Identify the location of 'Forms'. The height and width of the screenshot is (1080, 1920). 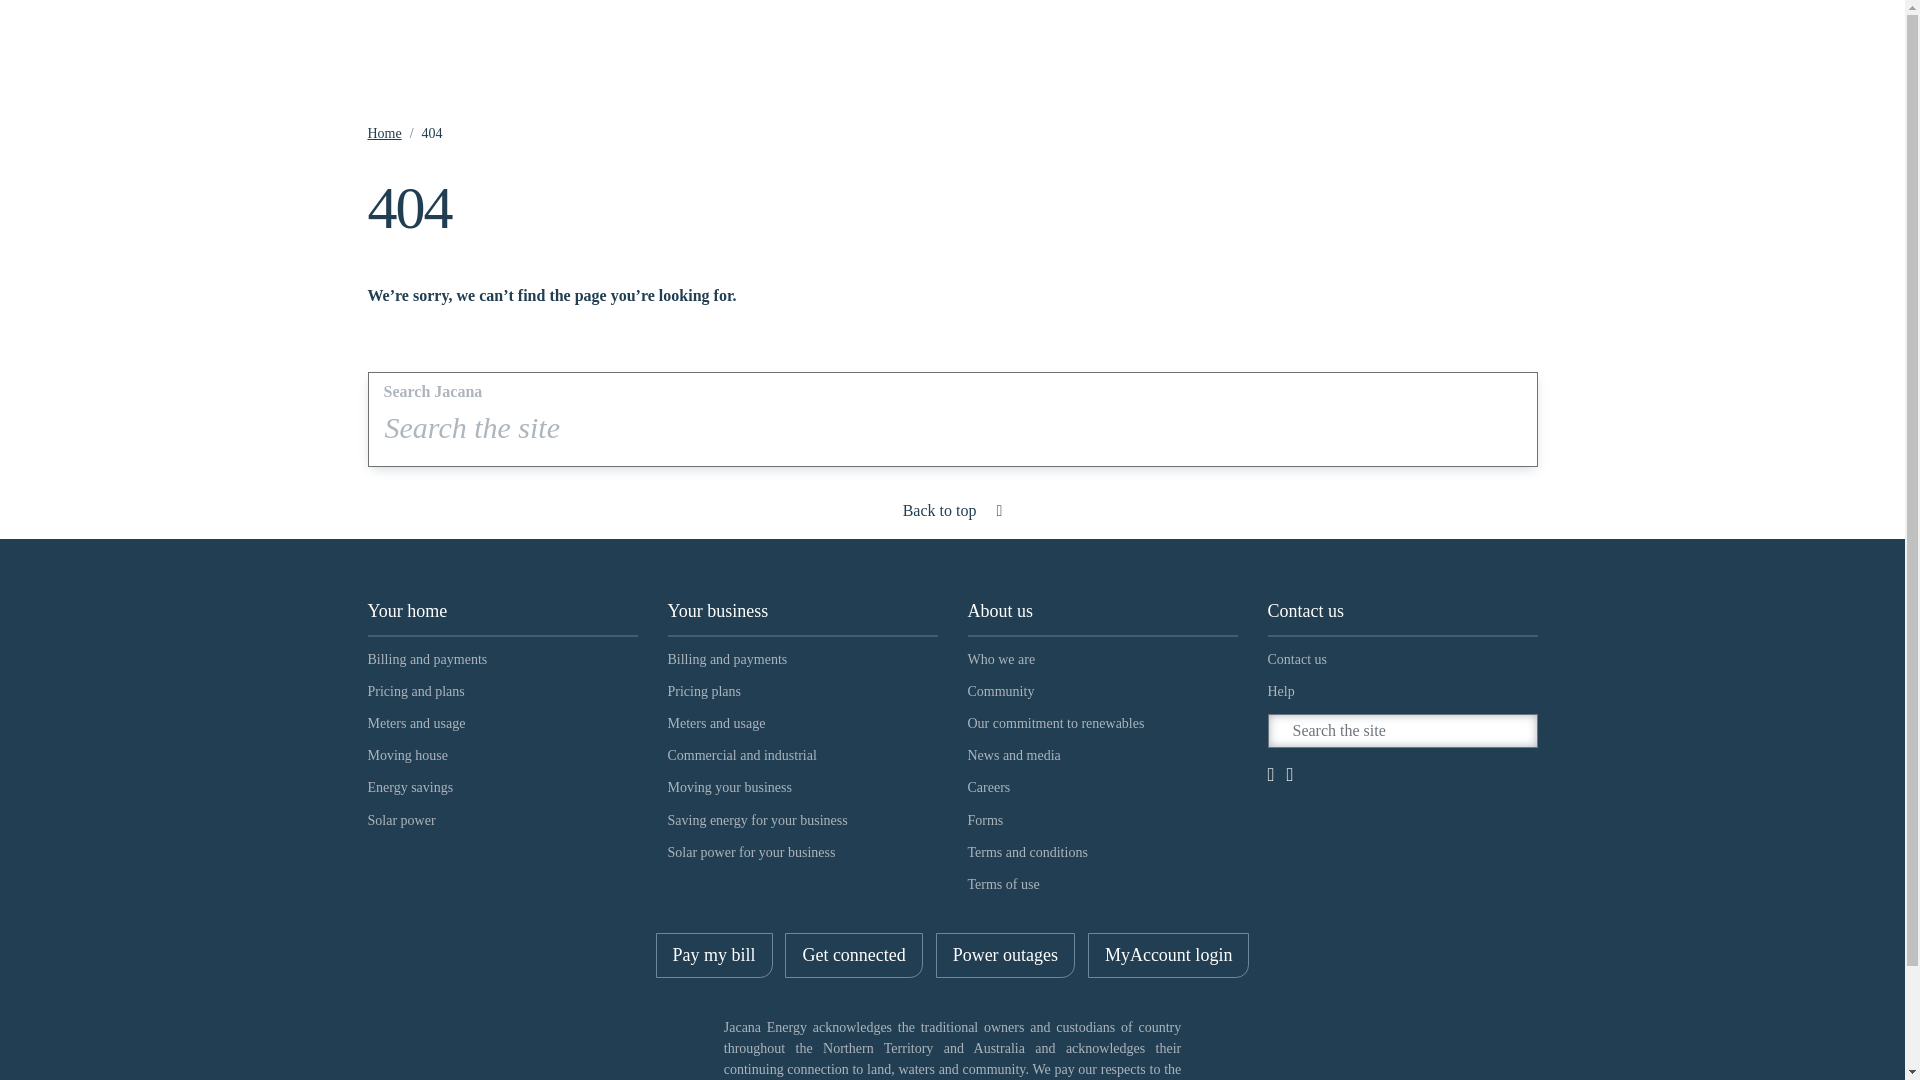
(968, 821).